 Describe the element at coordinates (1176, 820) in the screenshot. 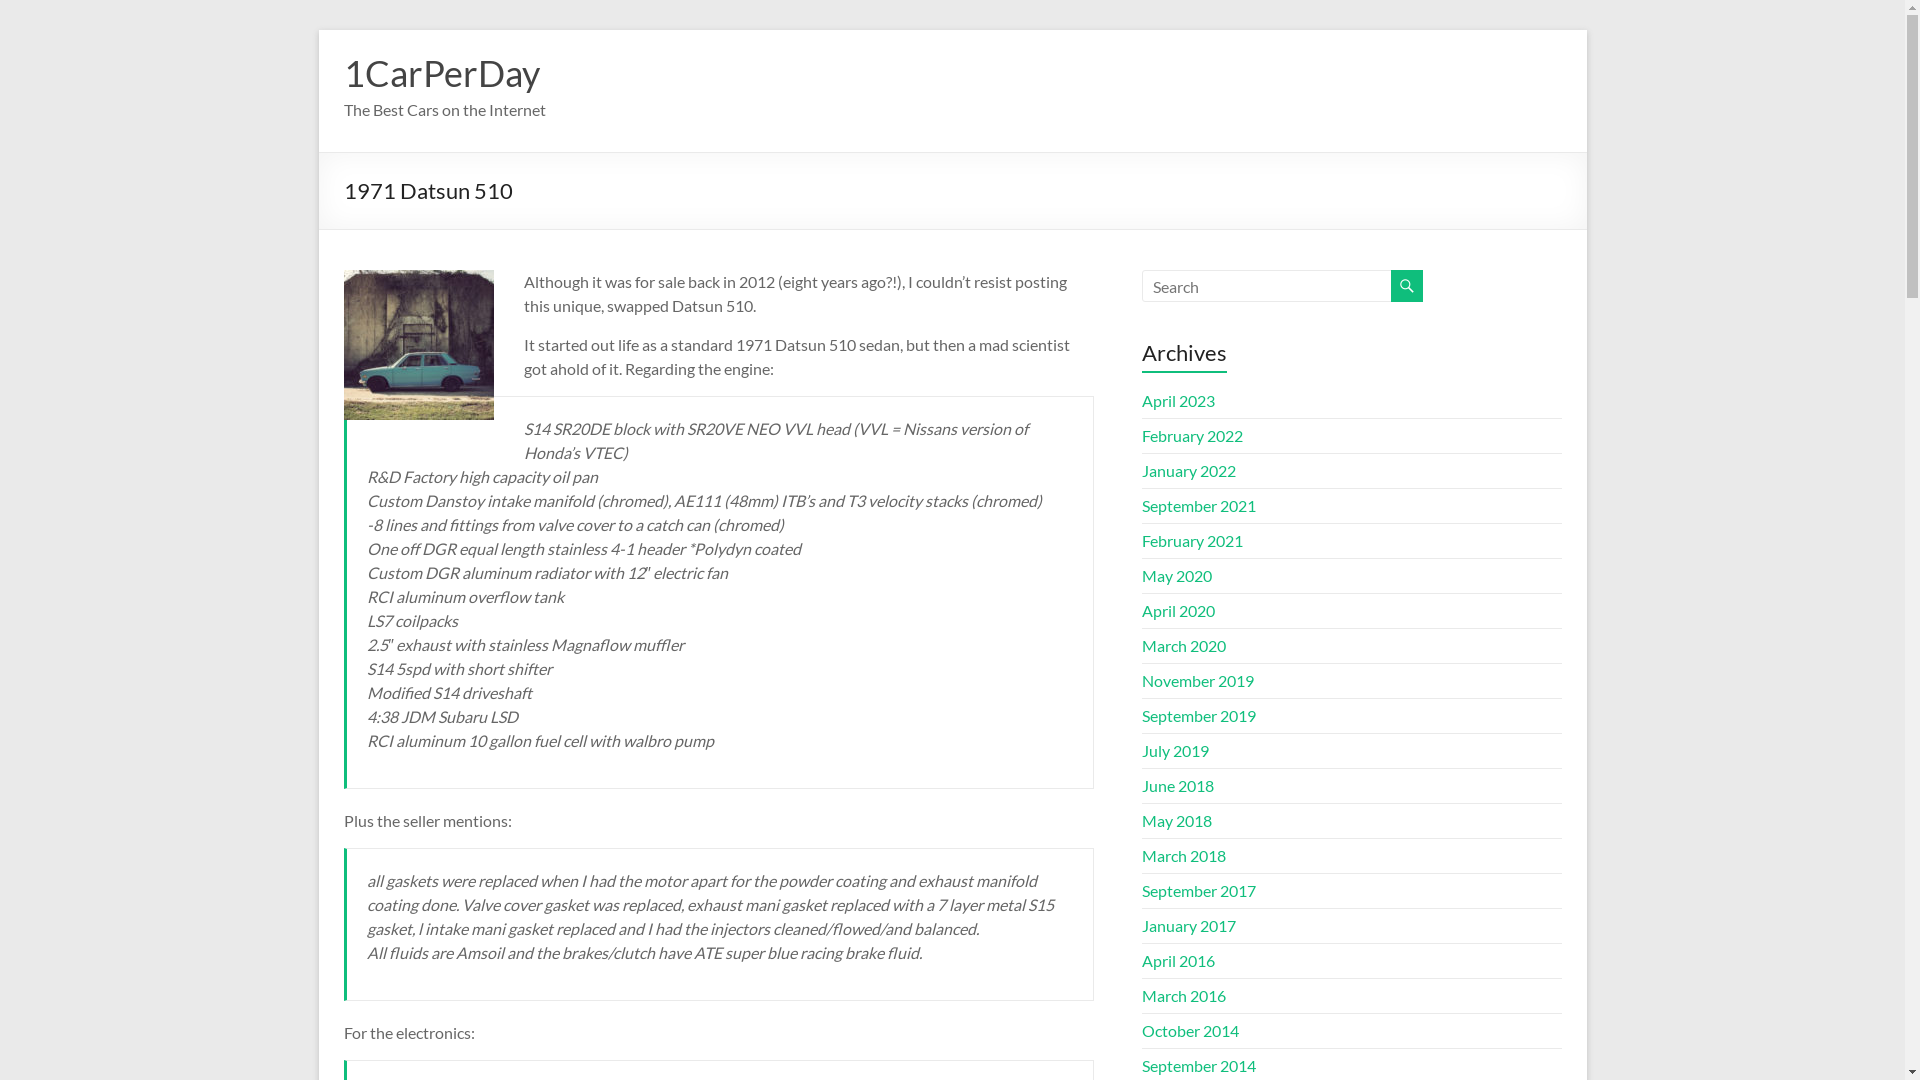

I see `'May 2018'` at that location.